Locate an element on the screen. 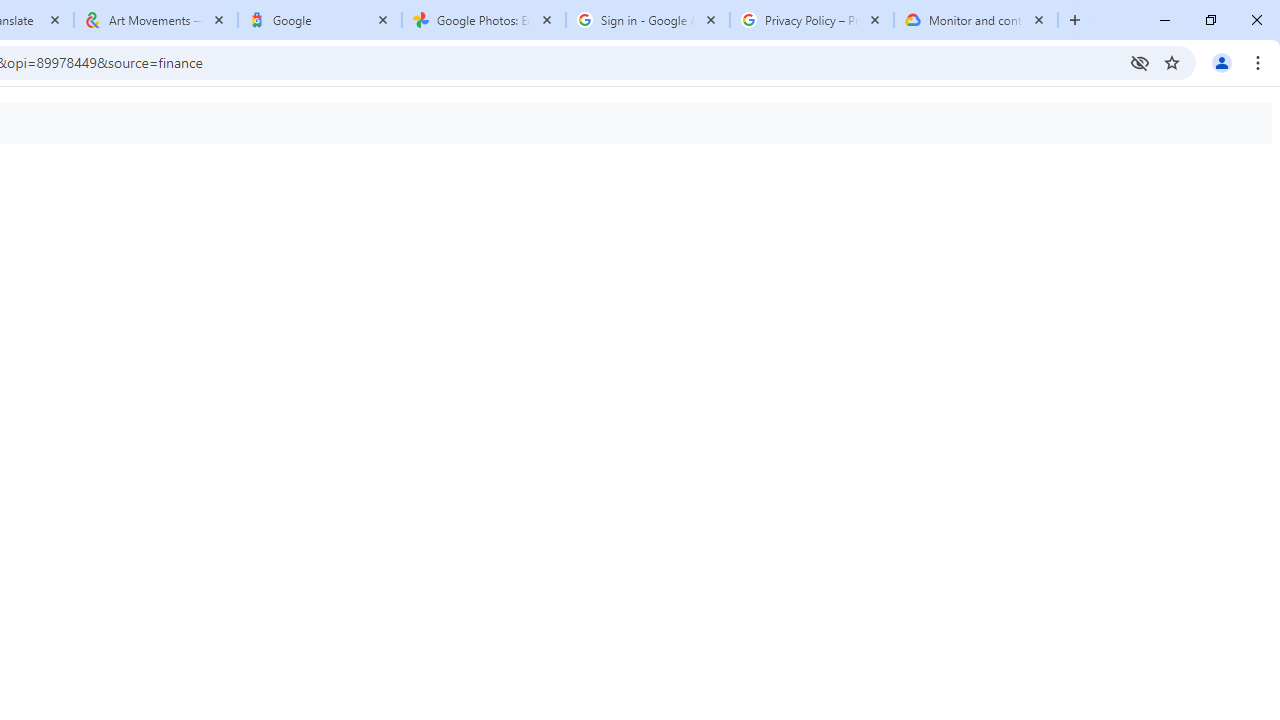  'Sign in - Google Accounts' is located at coordinates (647, 20).